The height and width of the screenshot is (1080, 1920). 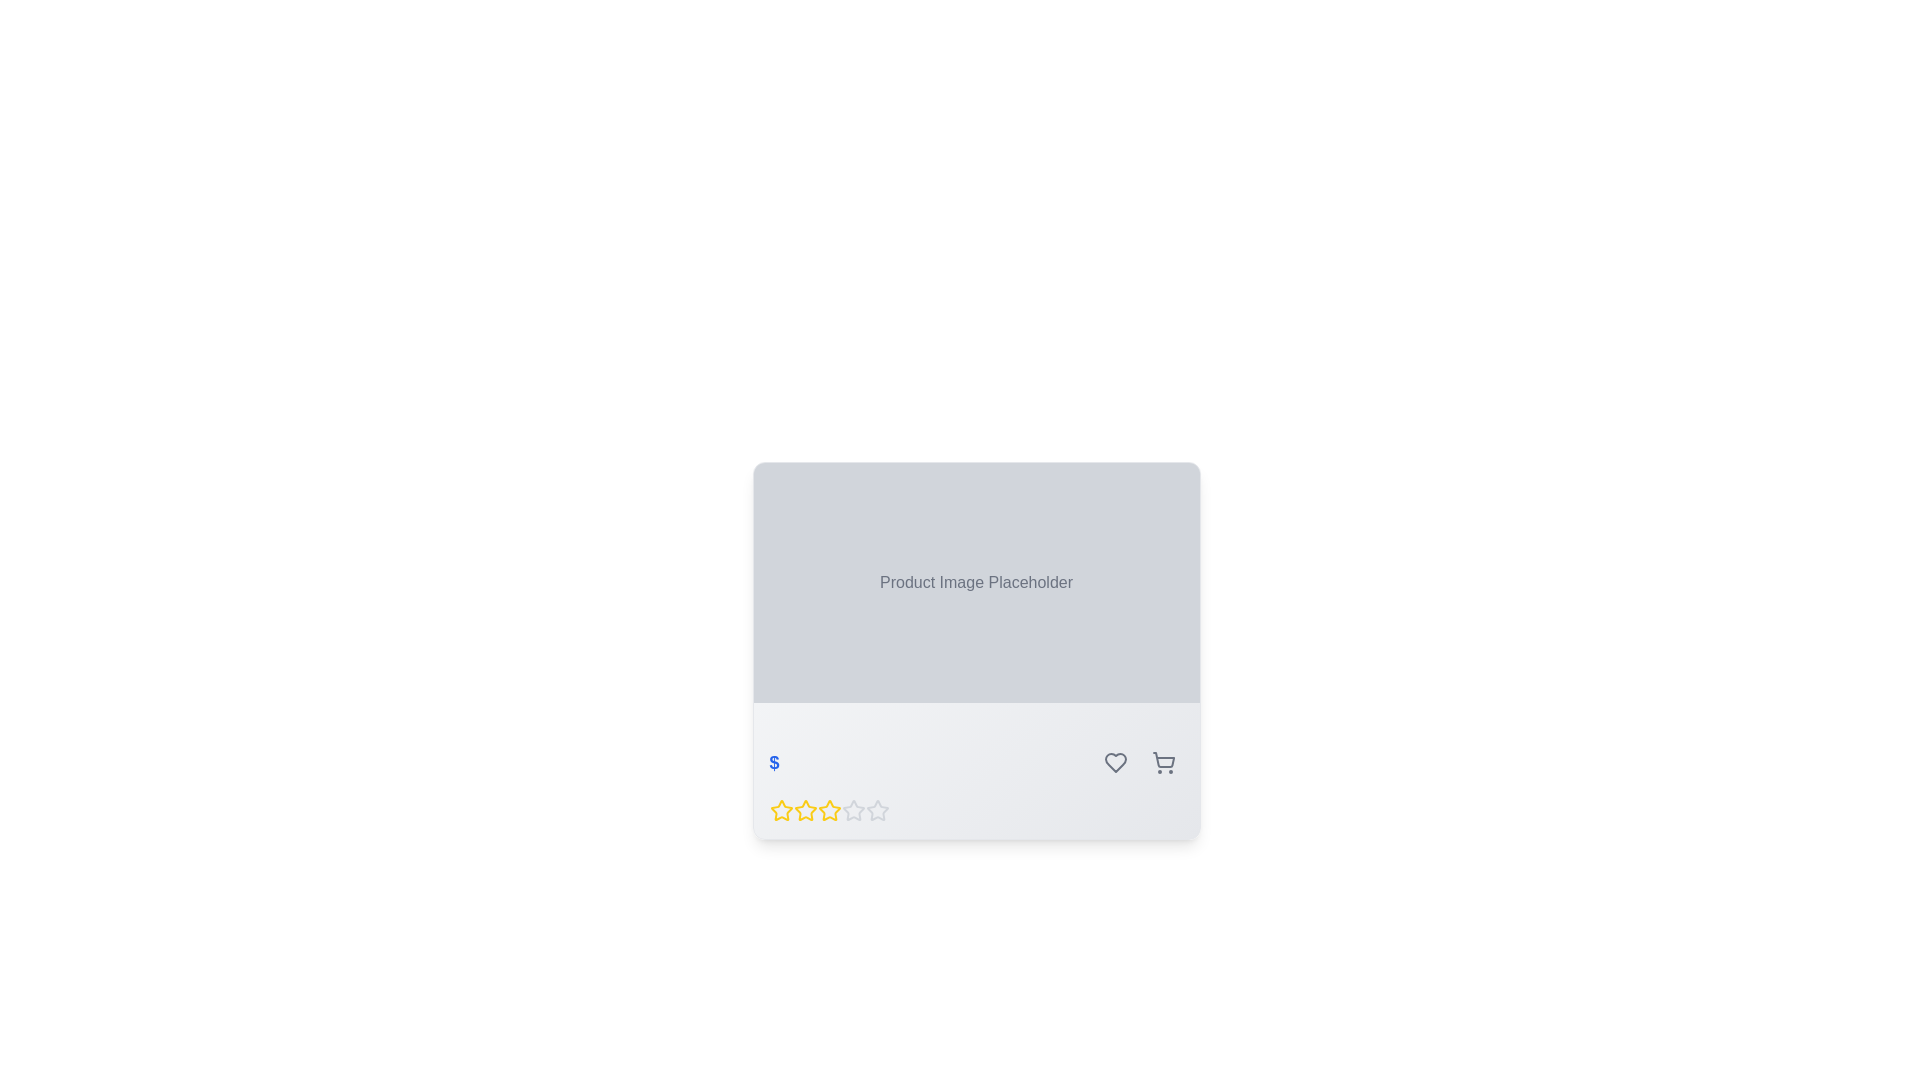 What do you see at coordinates (877, 810) in the screenshot?
I see `the fifth star icon in the star rating component` at bounding box center [877, 810].